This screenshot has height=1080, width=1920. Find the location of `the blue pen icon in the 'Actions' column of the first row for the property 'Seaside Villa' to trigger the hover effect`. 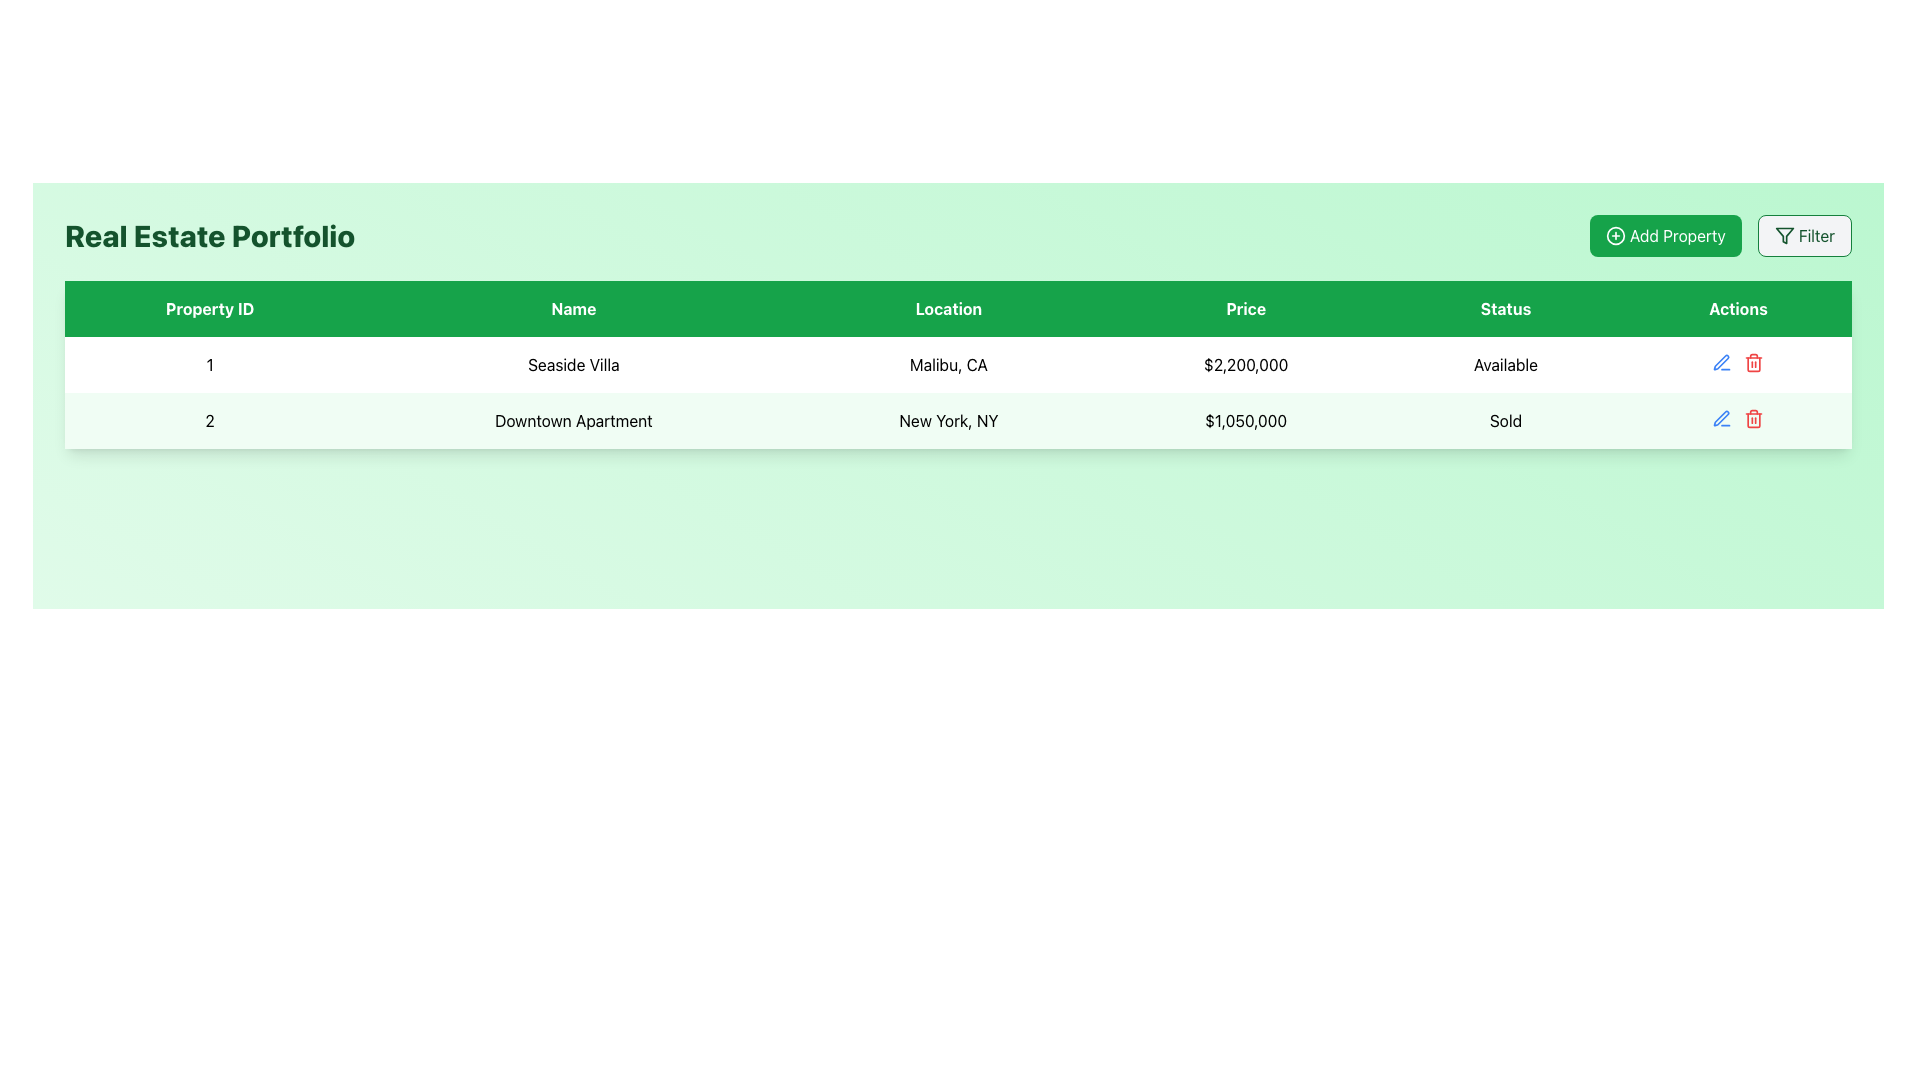

the blue pen icon in the 'Actions' column of the first row for the property 'Seaside Villa' to trigger the hover effect is located at coordinates (1721, 362).